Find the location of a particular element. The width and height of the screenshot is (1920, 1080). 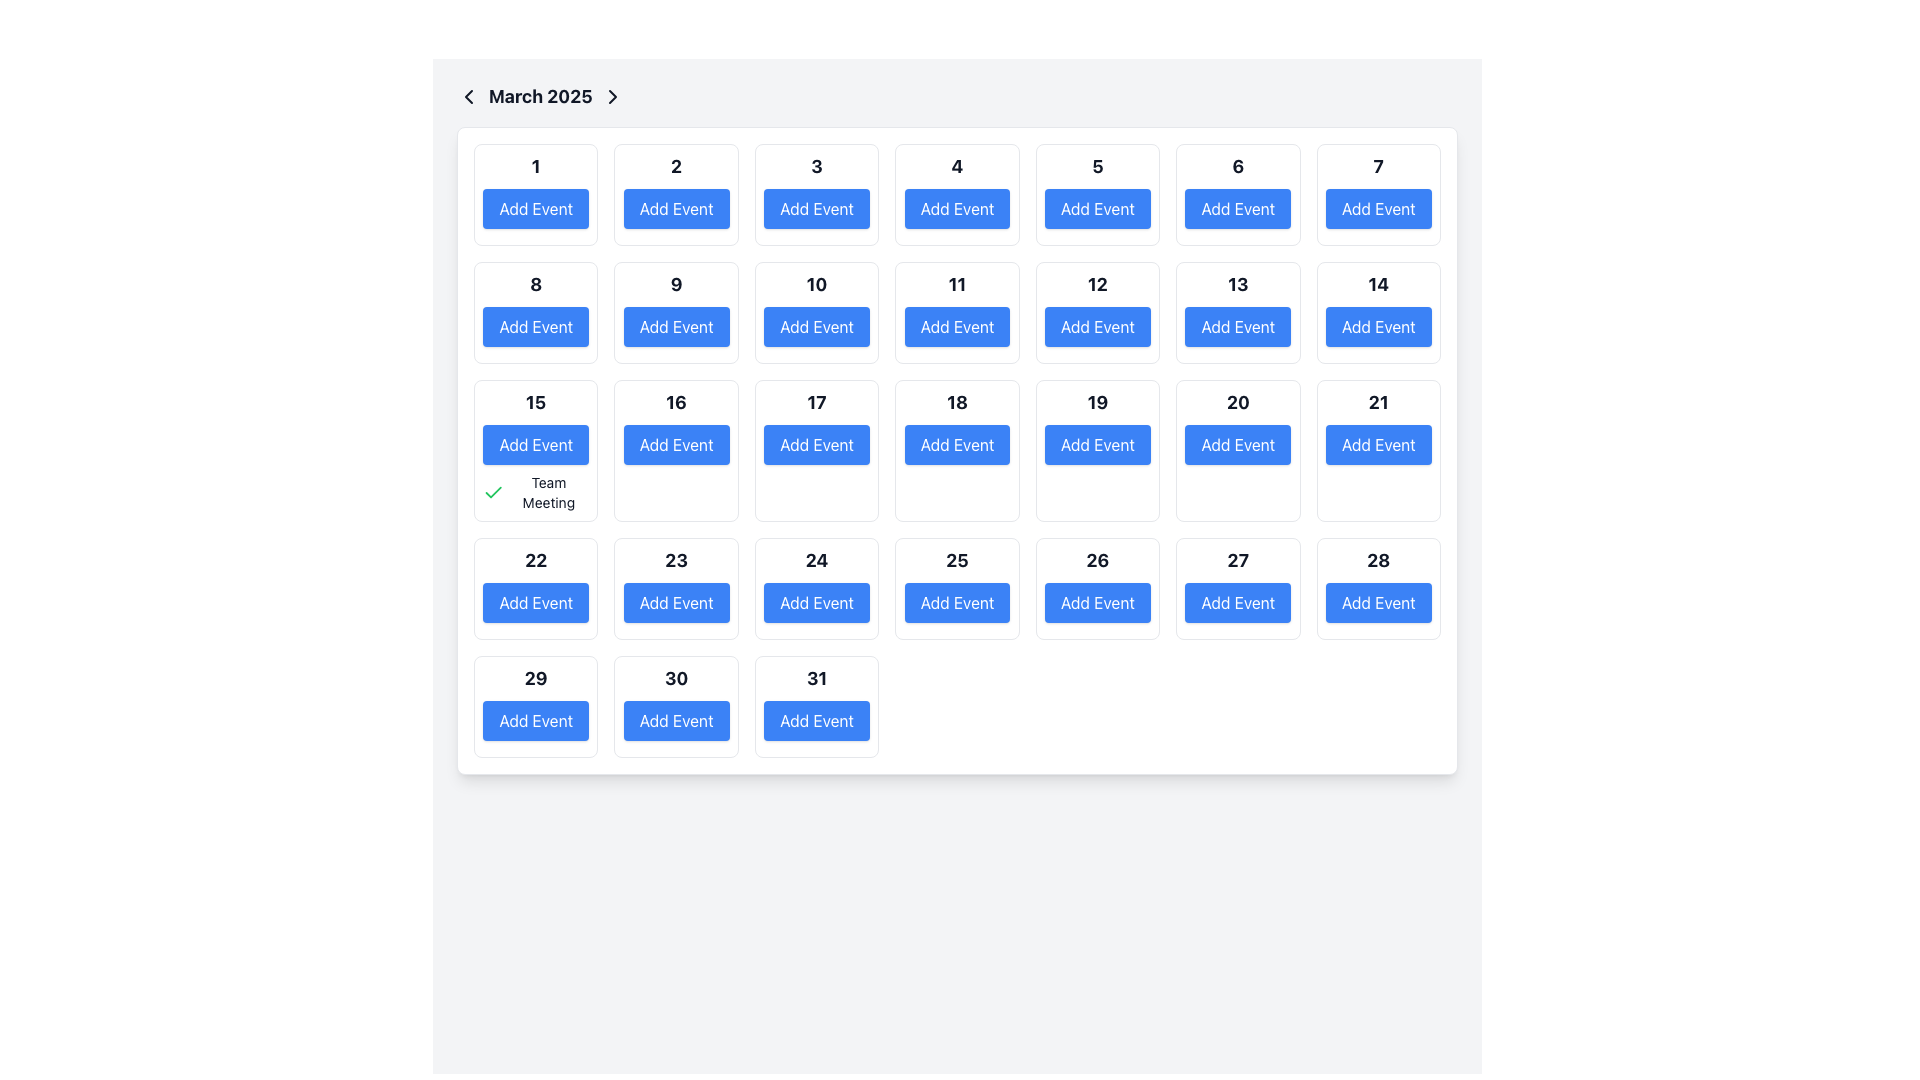

the static text label displaying the number '28', which is bold and slightly enlarged, located above the blue 'Add Event' button in the calendar cell for the 28th day is located at coordinates (1377, 560).